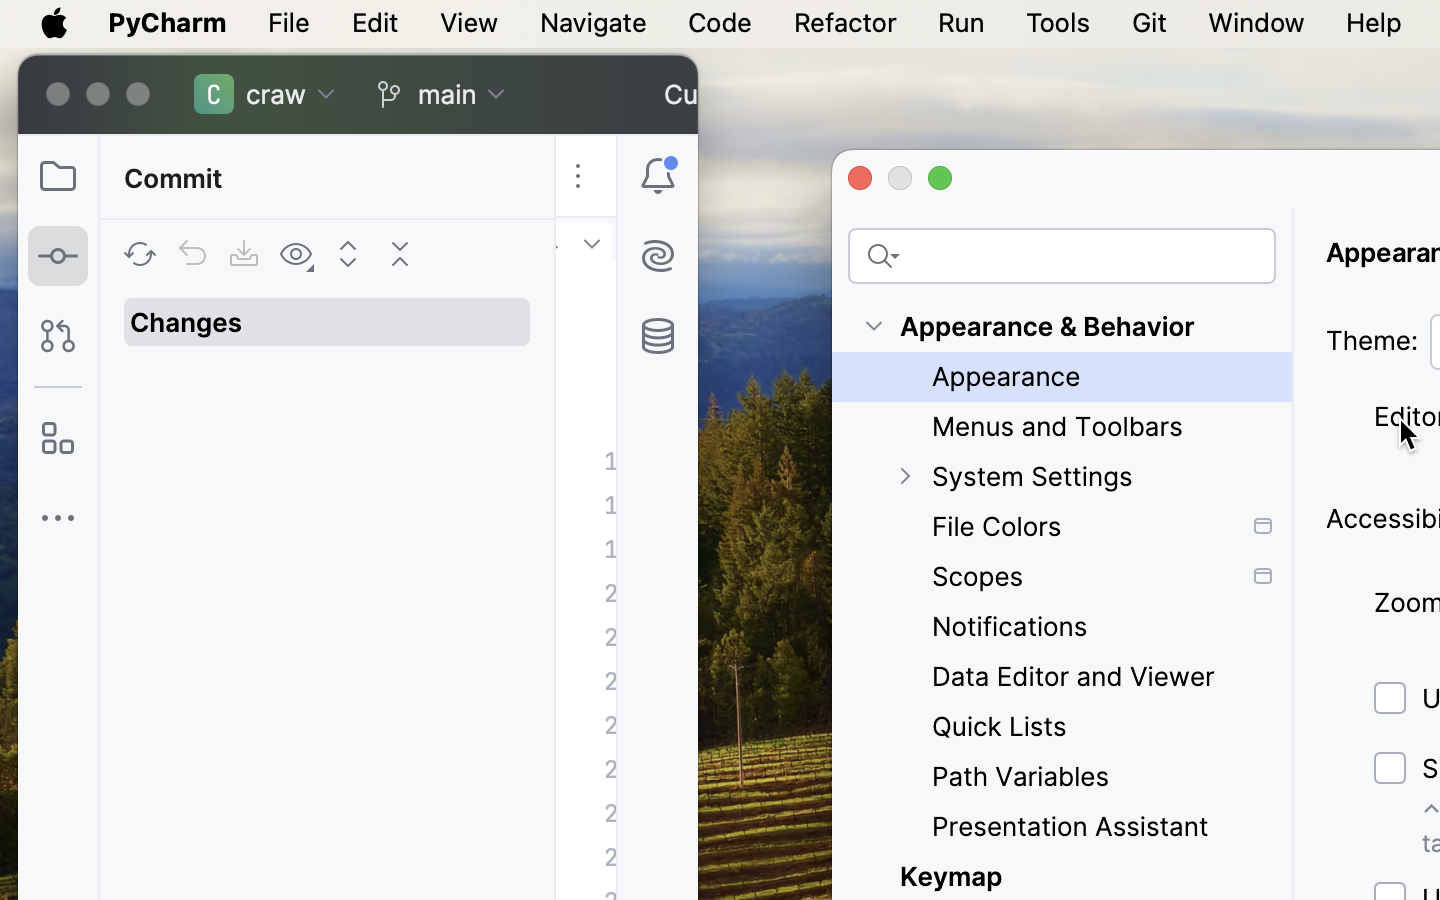 This screenshot has width=1440, height=900. Describe the element at coordinates (1371, 341) in the screenshot. I see `'Theme:'` at that location.